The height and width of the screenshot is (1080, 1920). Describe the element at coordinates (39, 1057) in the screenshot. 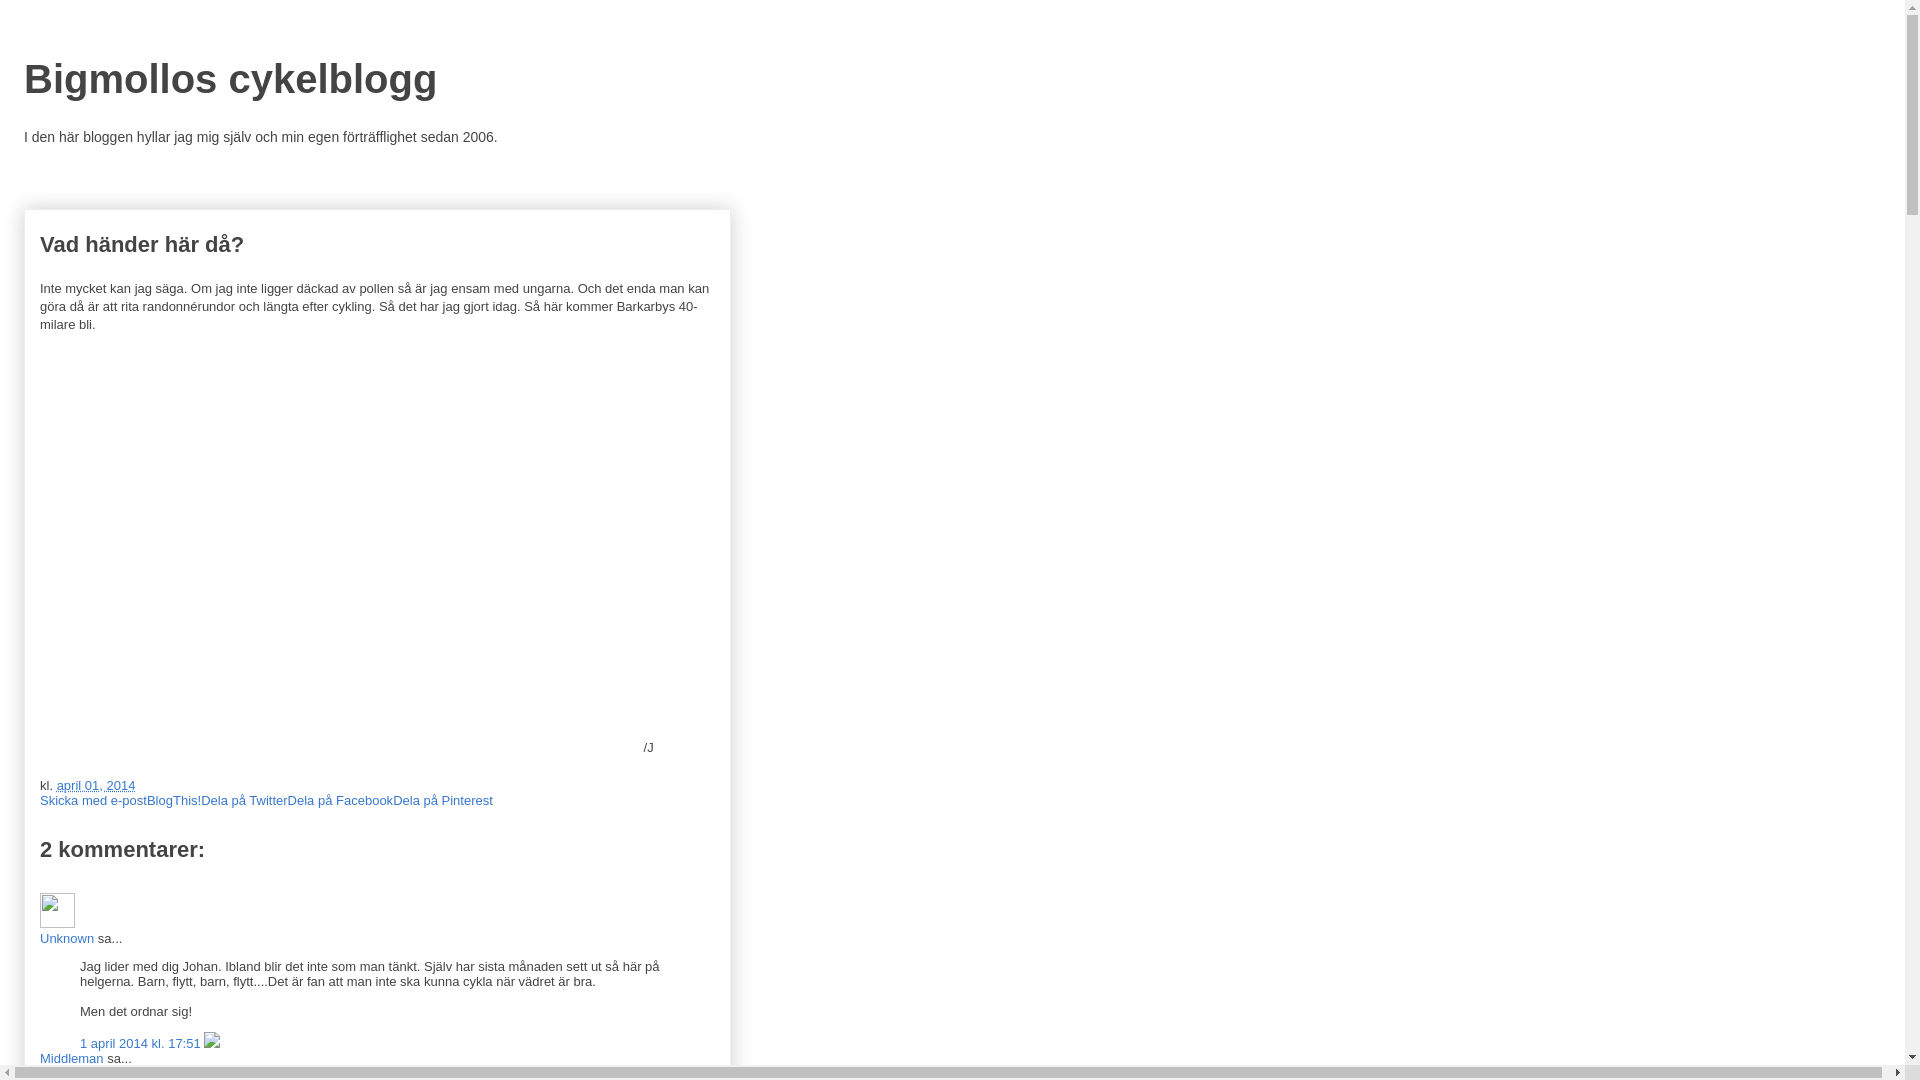

I see `'Middleman'` at that location.